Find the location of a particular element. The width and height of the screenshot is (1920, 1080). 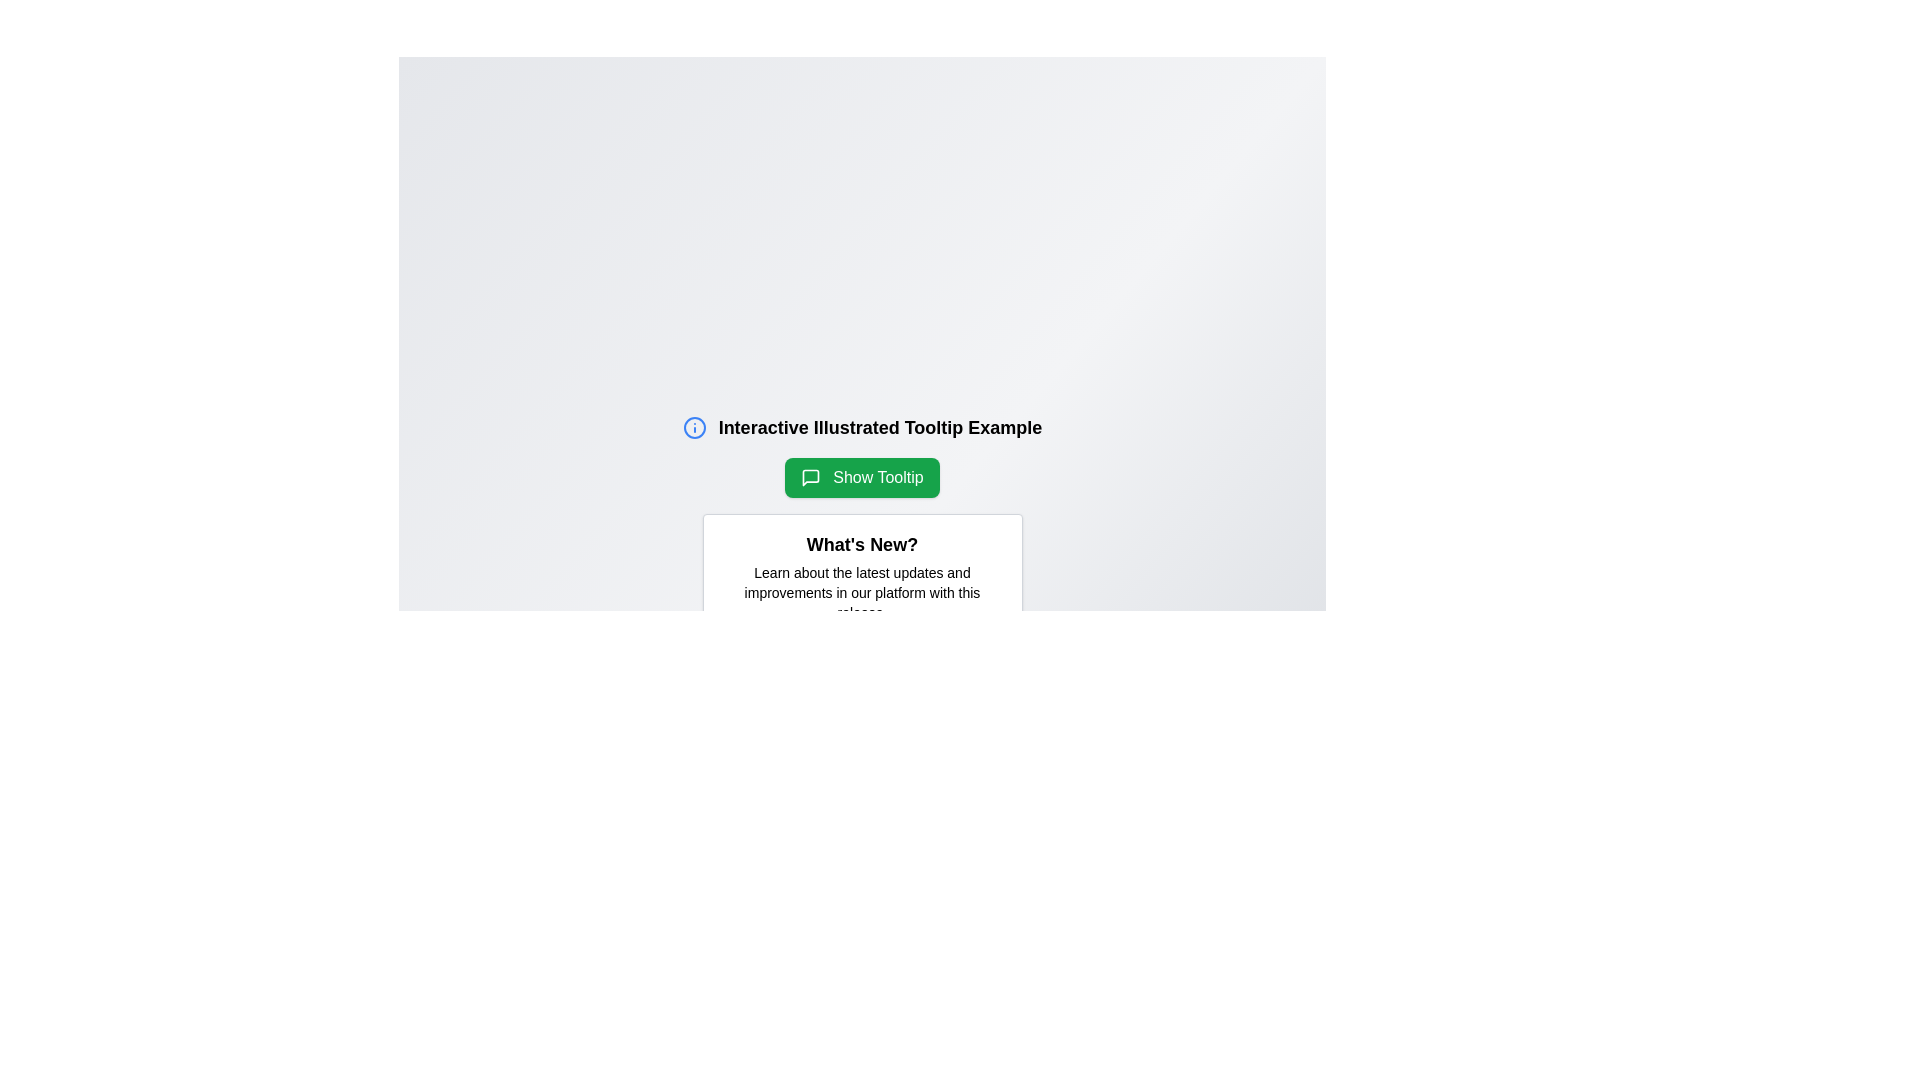

the text element that reads 'Interactive Illustrated Tooltip Example', which features a bold font style and a blue circular icon with an 'i' on its left side is located at coordinates (862, 427).